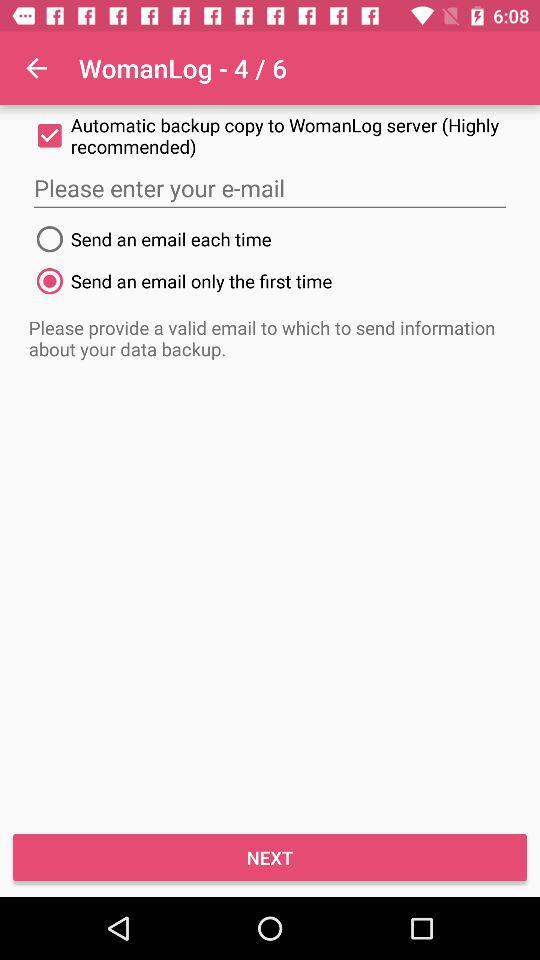 This screenshot has height=960, width=540. Describe the element at coordinates (270, 856) in the screenshot. I see `the next` at that location.